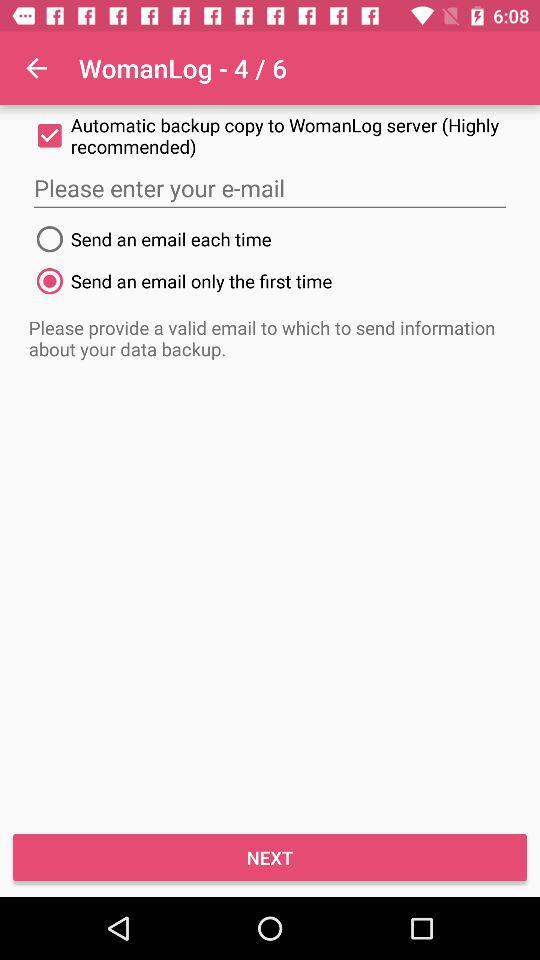 This screenshot has height=960, width=540. Describe the element at coordinates (270, 856) in the screenshot. I see `the next` at that location.